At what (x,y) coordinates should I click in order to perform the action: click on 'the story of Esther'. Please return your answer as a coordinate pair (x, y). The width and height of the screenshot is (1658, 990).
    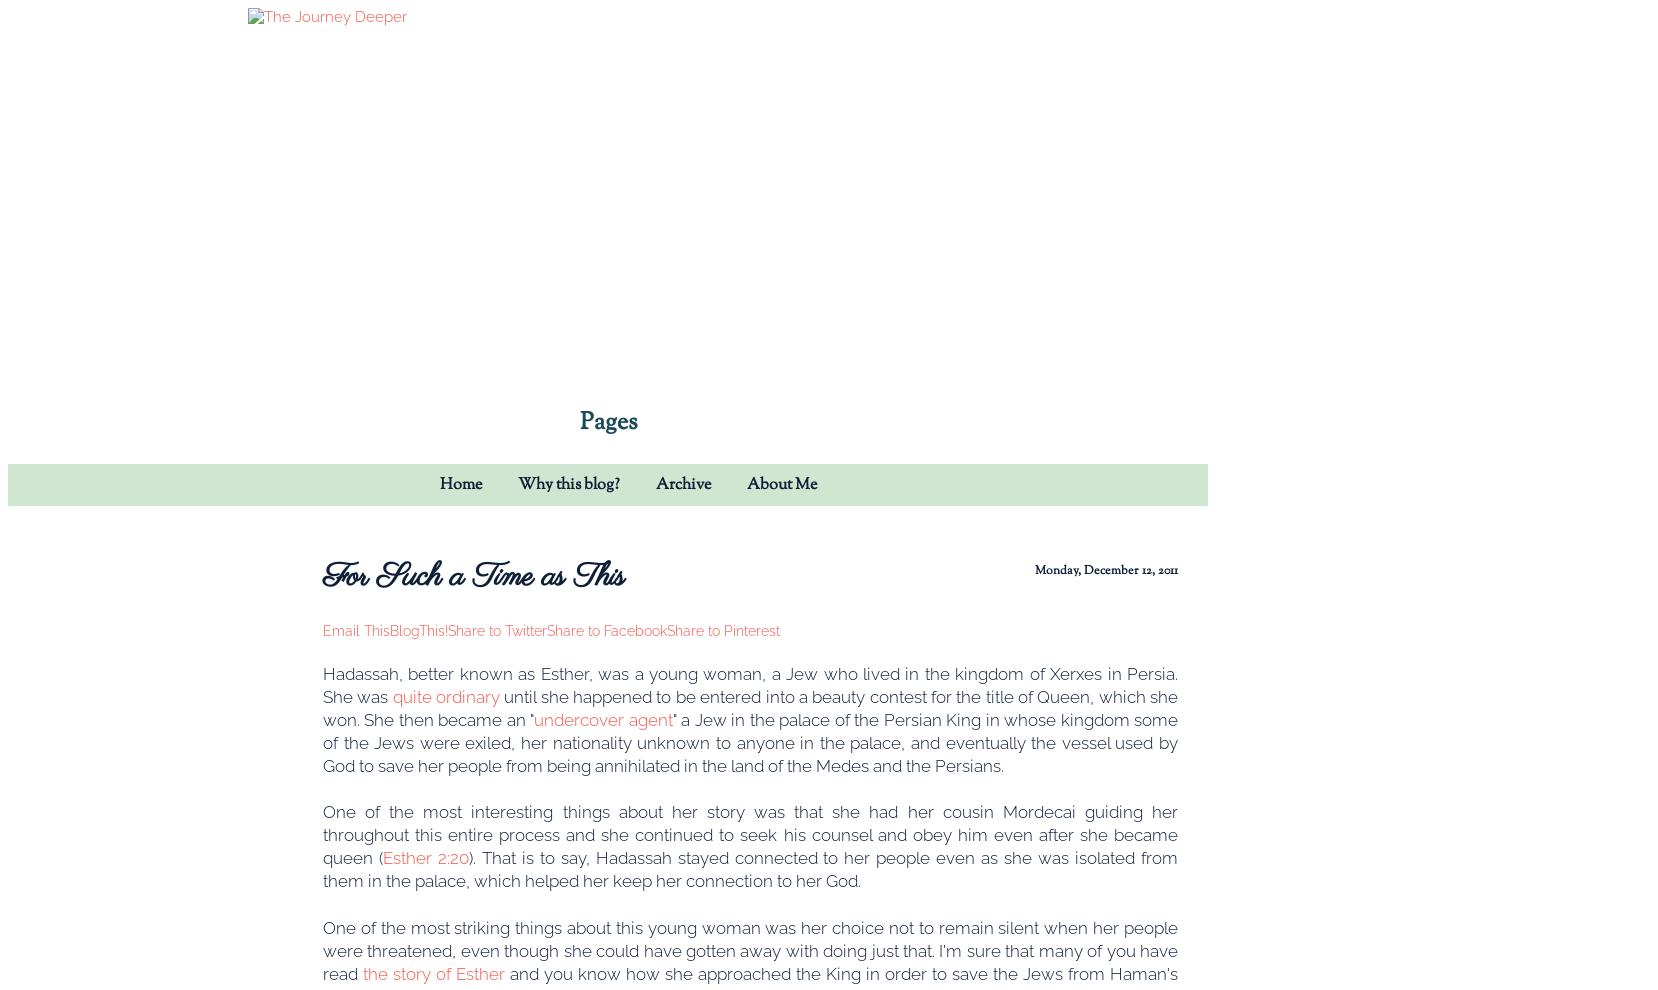
    Looking at the image, I should click on (361, 972).